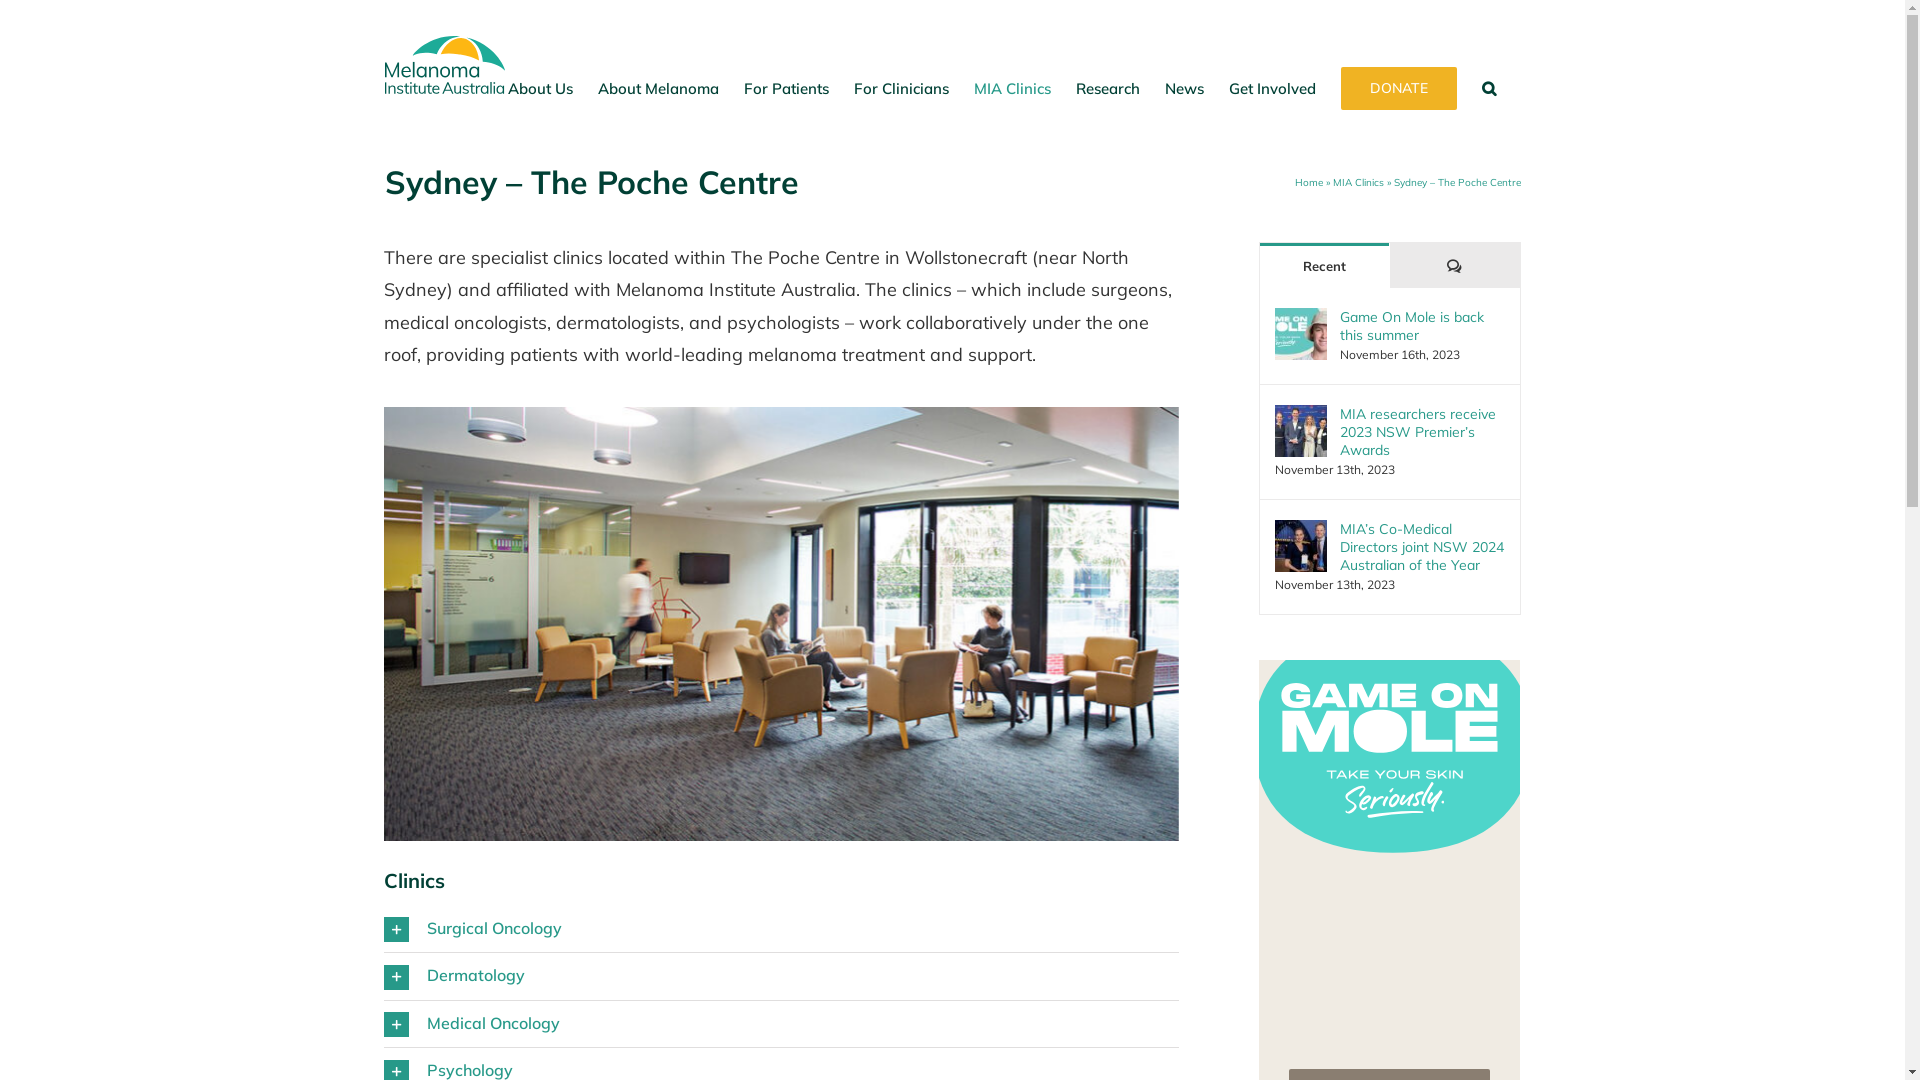 This screenshot has height=1080, width=1920. I want to click on 'For Patients', so click(785, 87).